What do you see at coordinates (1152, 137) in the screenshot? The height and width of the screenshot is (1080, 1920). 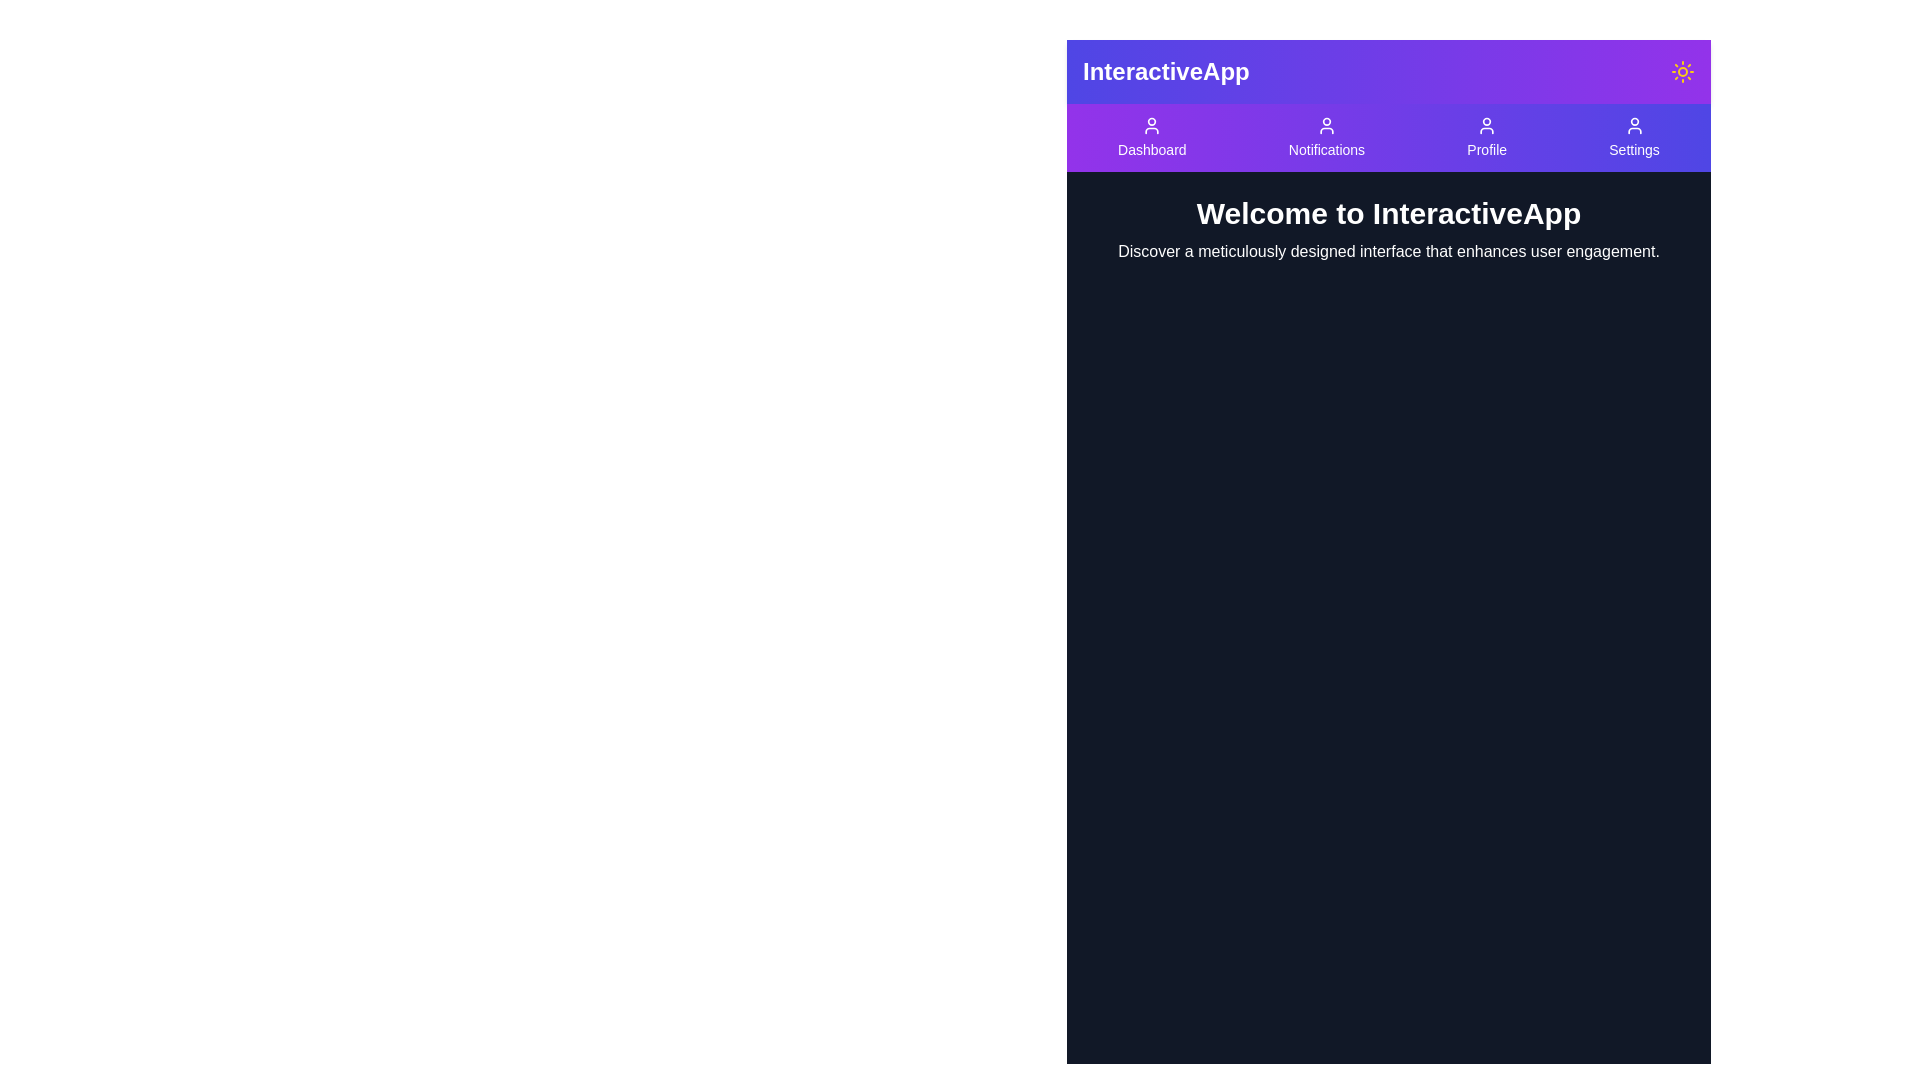 I see `the Dashboard button in the navigation bar` at bounding box center [1152, 137].